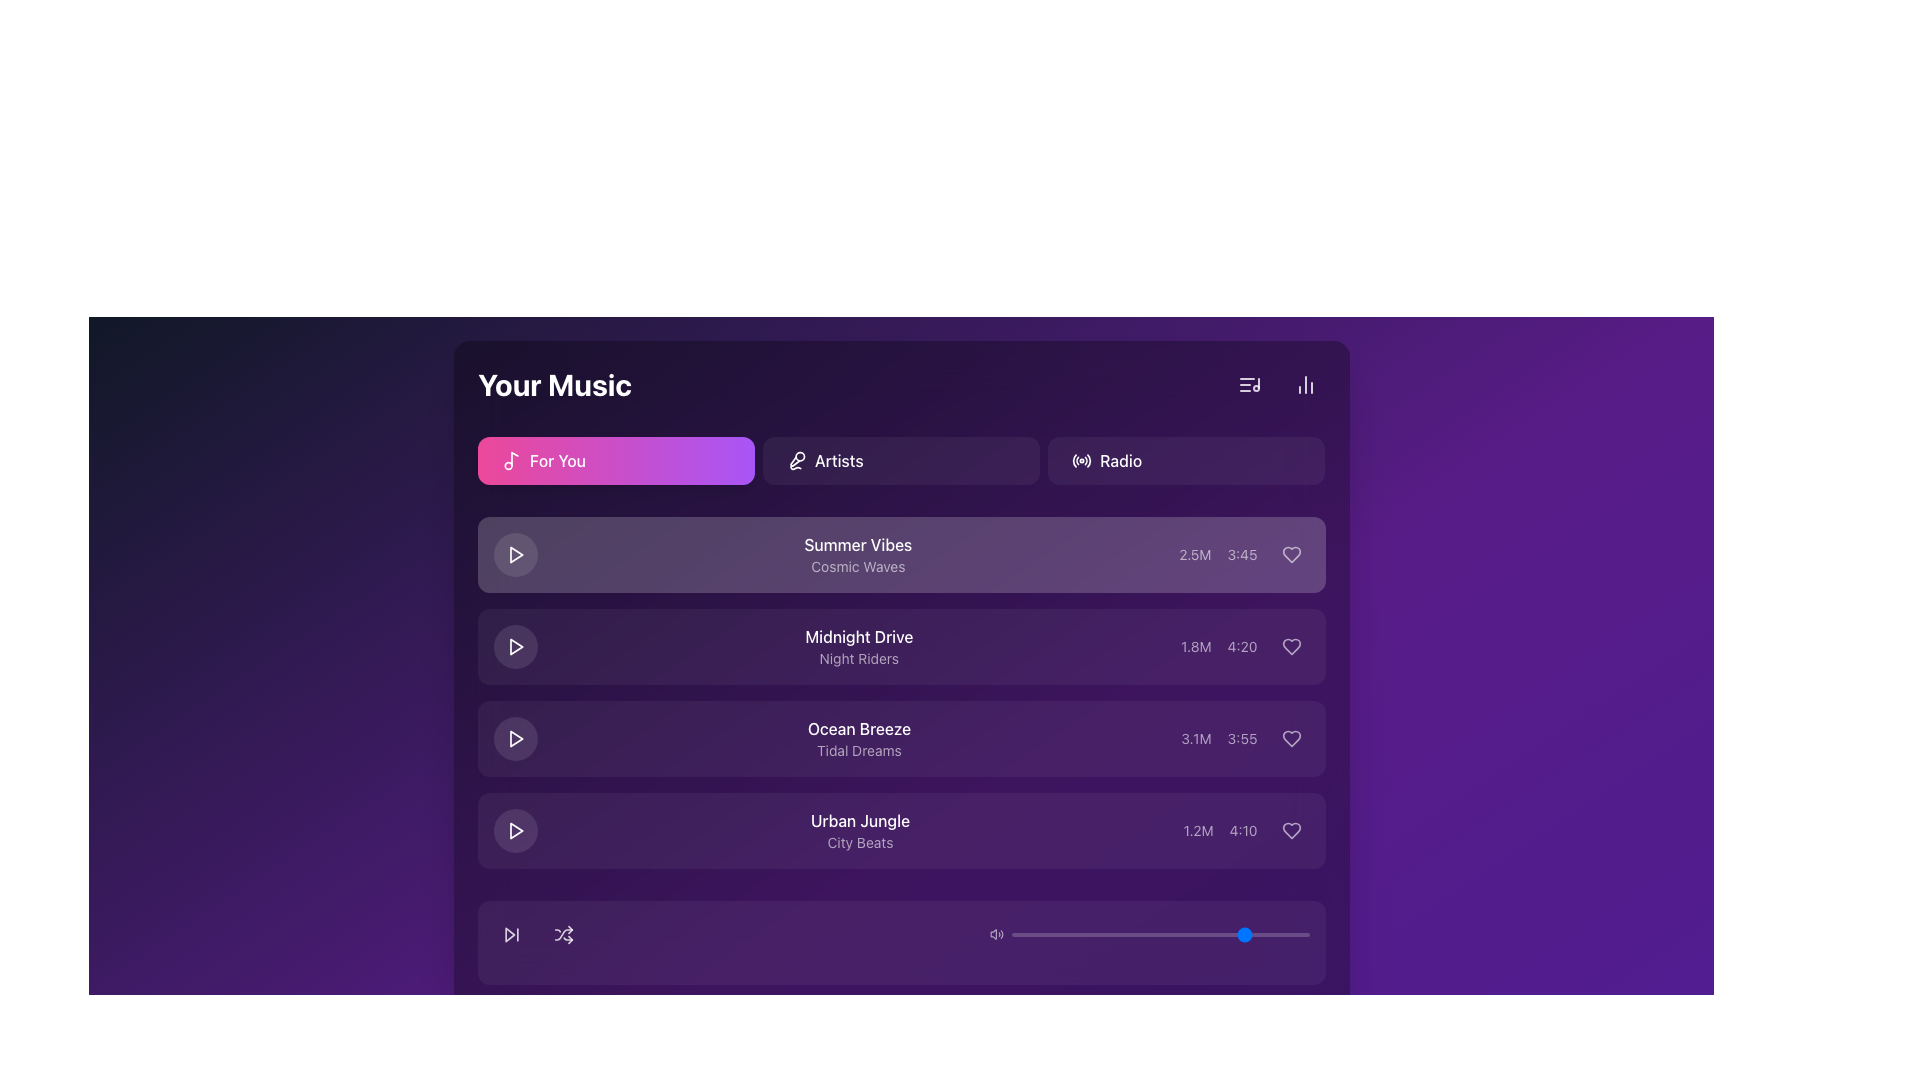 Image resolution: width=1920 pixels, height=1080 pixels. I want to click on the list item titled 'Ocean Breeze' with a purple background, so click(900, 739).